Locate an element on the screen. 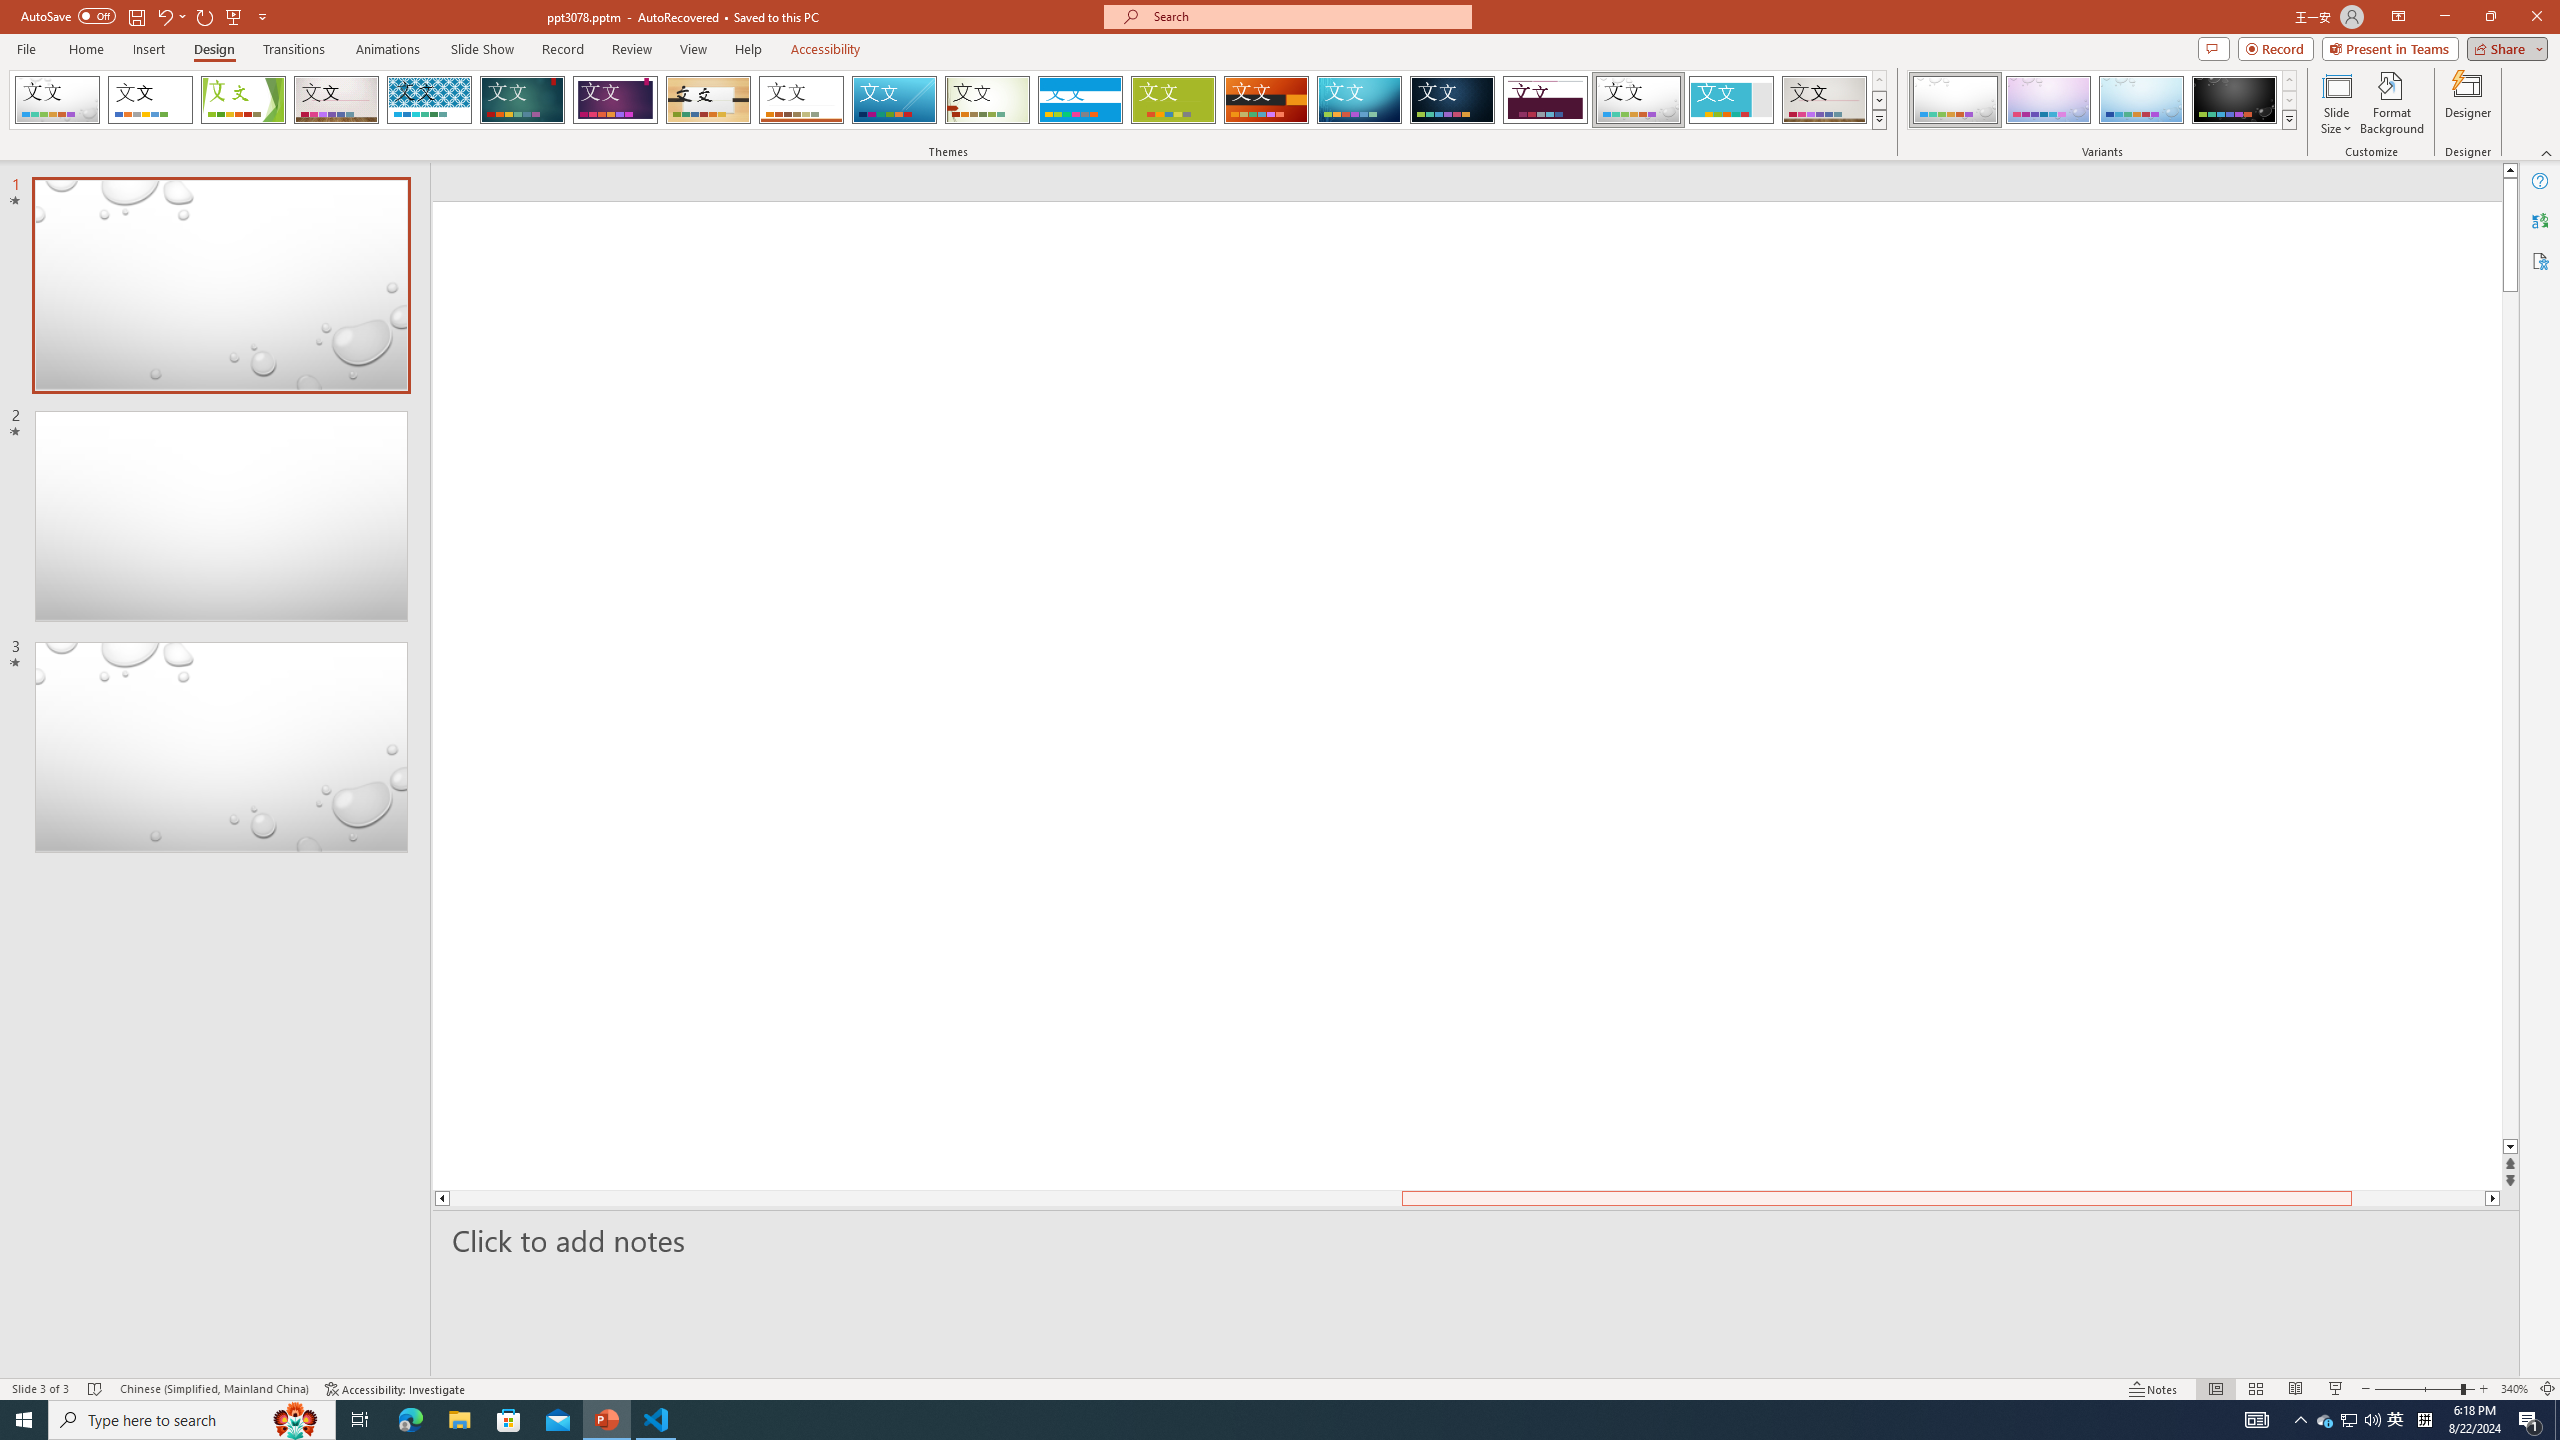 This screenshot has height=1440, width=2560. 'Banded' is located at coordinates (1080, 99).